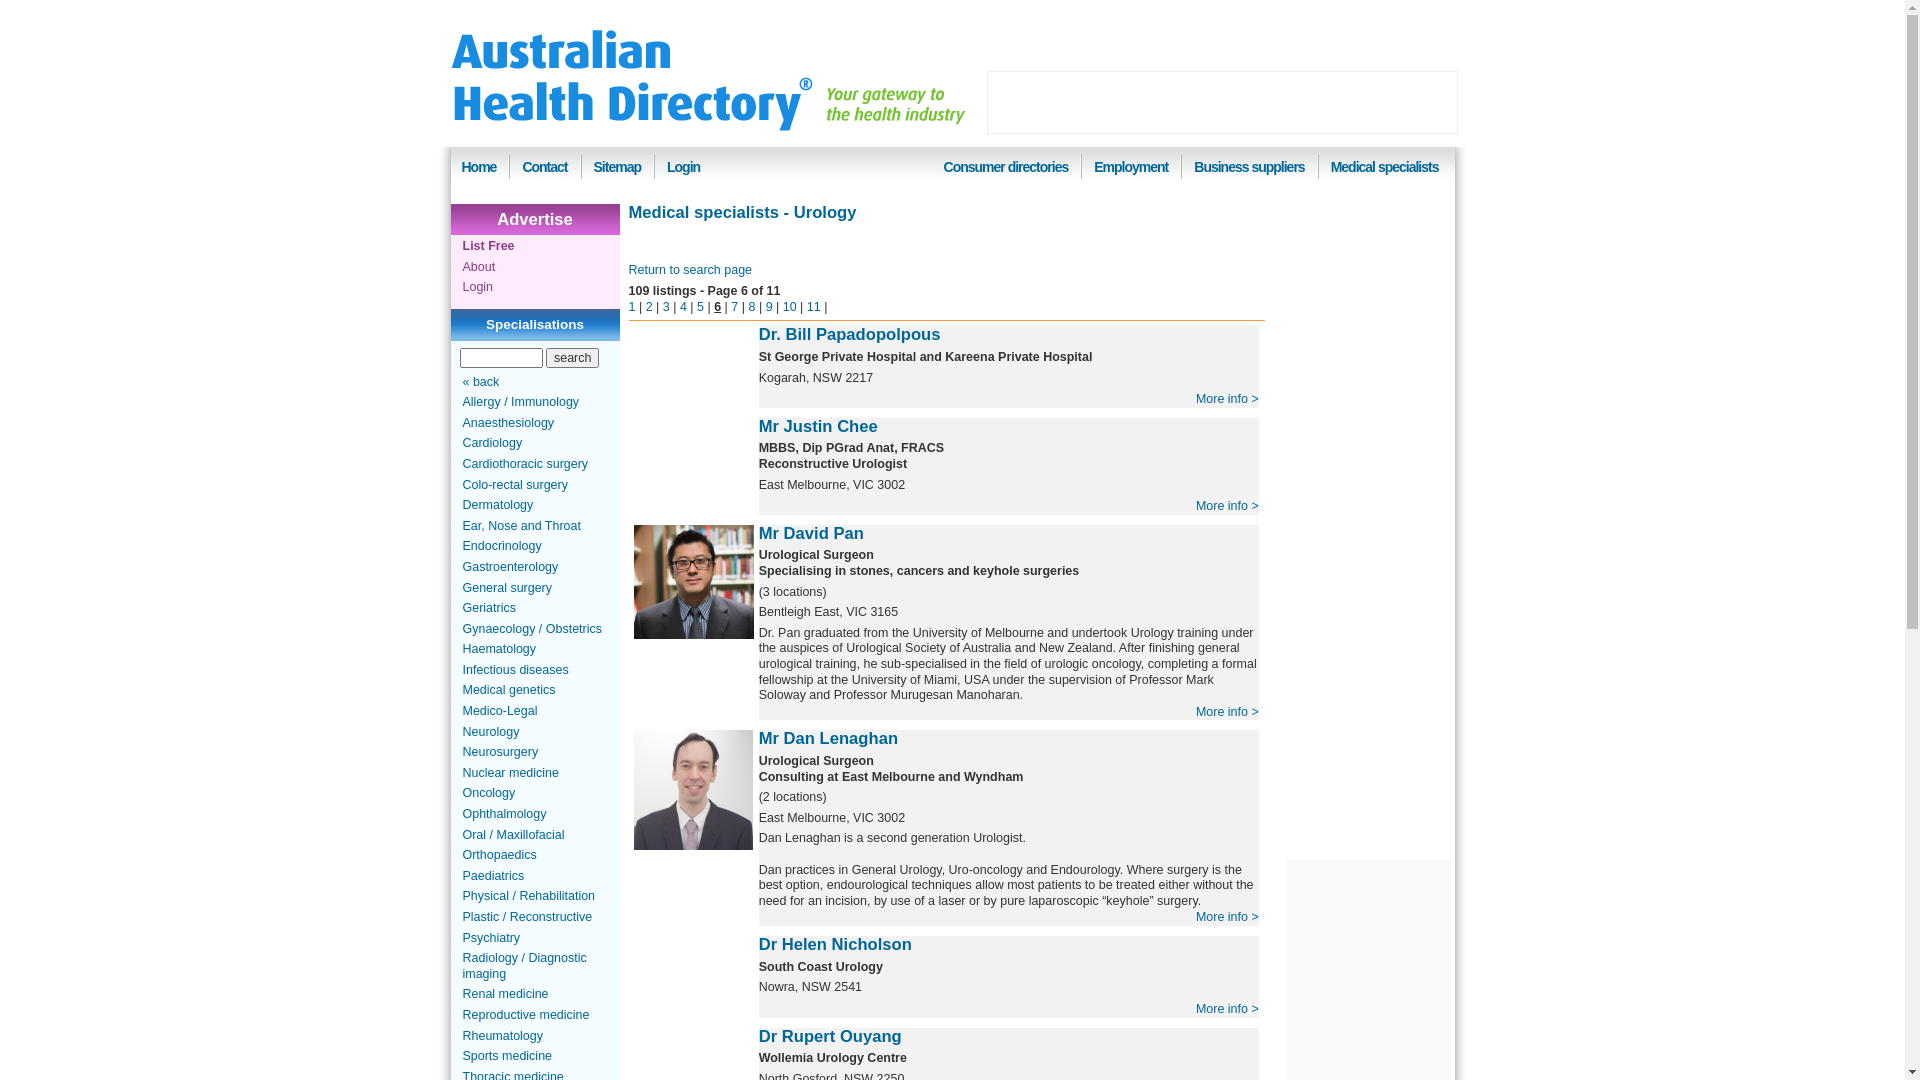 This screenshot has height=1080, width=1920. Describe the element at coordinates (507, 585) in the screenshot. I see `'General surgery'` at that location.